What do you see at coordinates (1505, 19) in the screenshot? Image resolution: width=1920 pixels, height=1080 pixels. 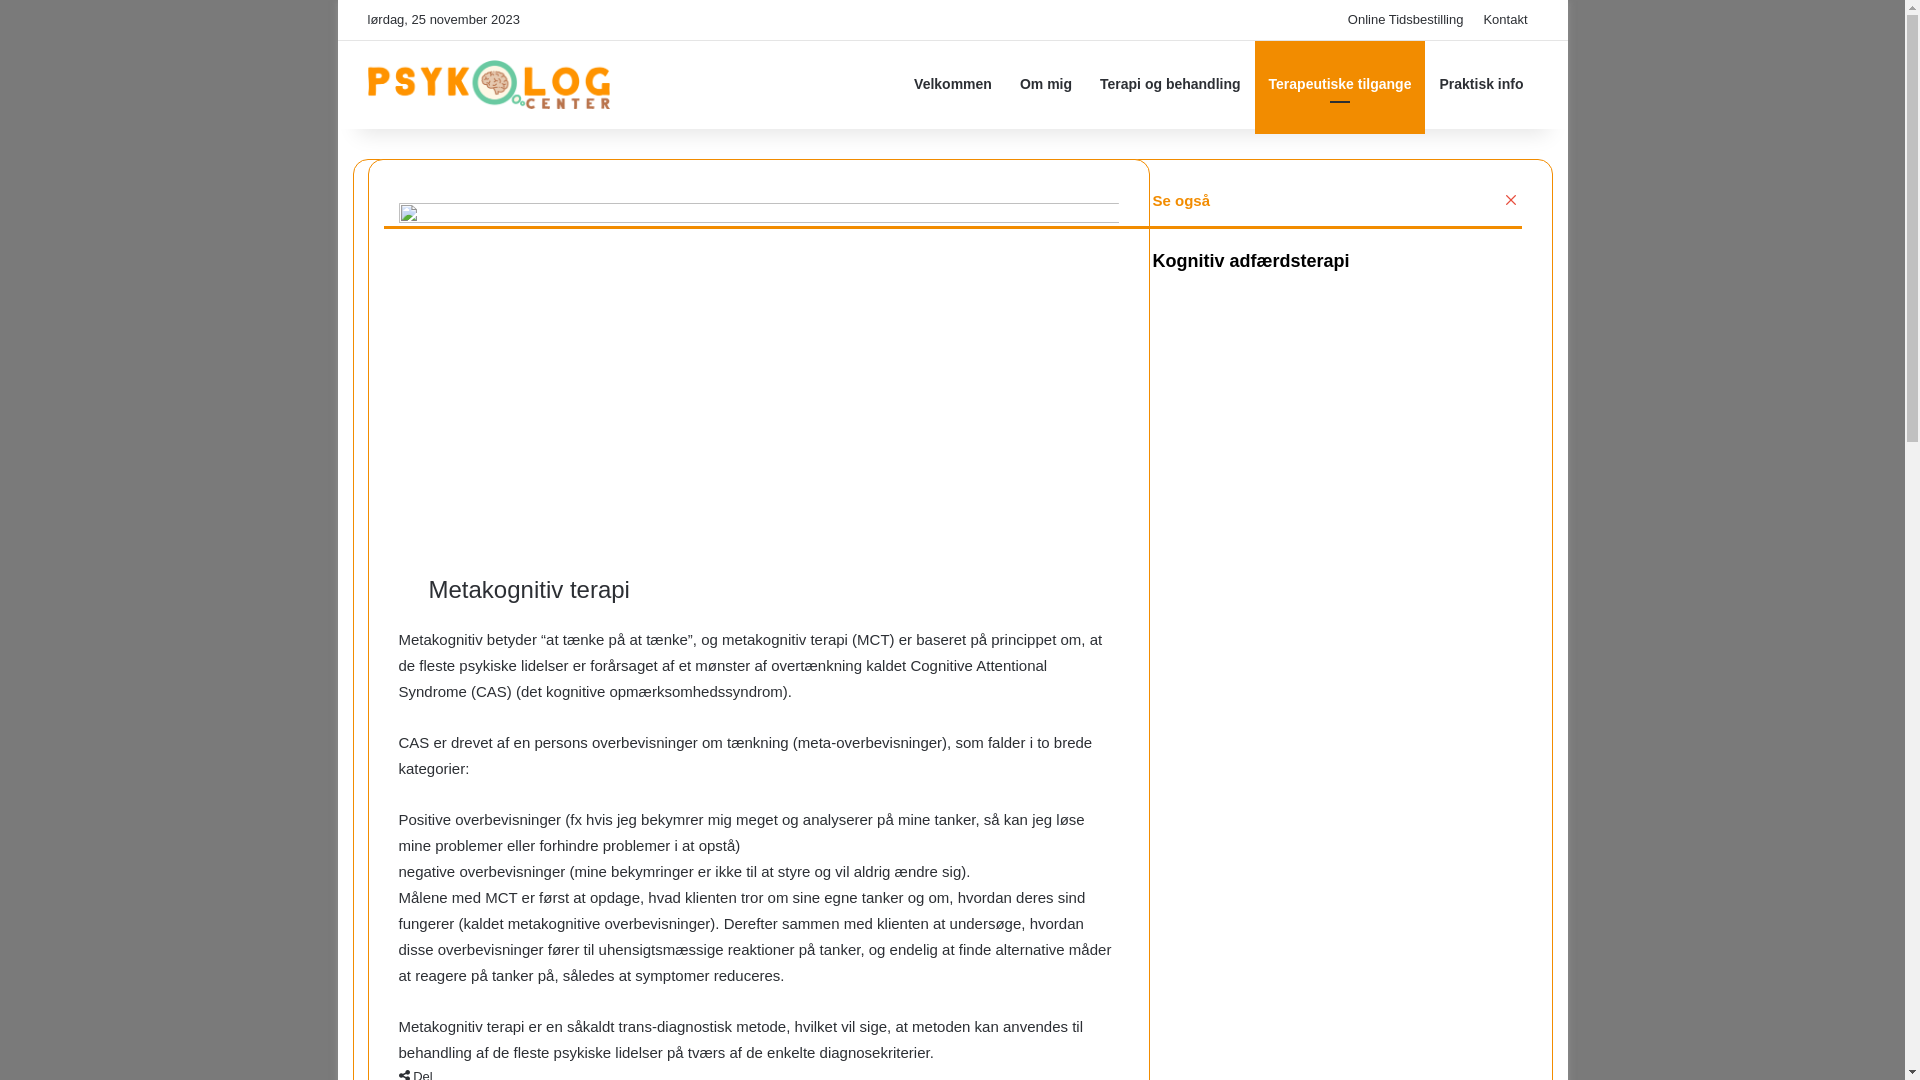 I see `'Kontakt'` at bounding box center [1505, 19].